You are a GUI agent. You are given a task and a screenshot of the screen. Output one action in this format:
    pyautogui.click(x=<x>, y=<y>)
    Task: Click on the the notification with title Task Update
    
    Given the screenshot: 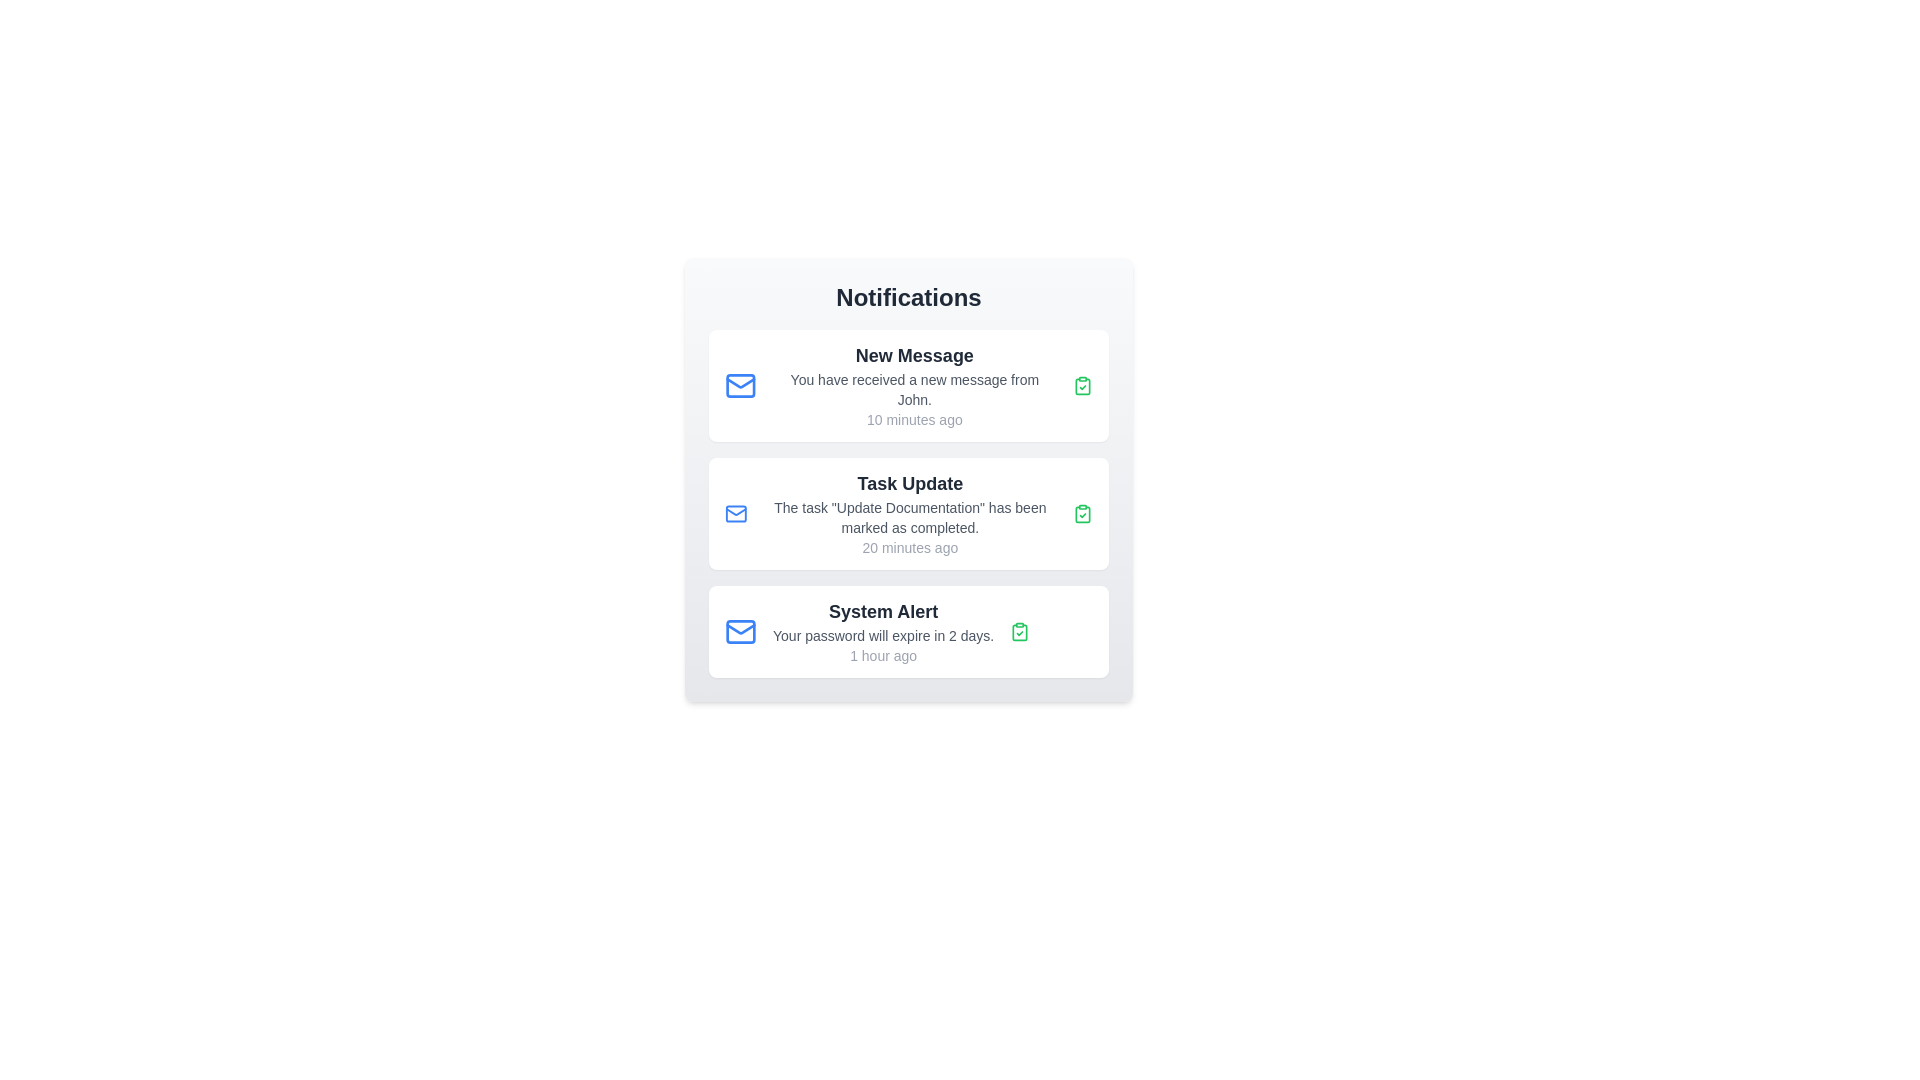 What is the action you would take?
    pyautogui.click(x=907, y=512)
    